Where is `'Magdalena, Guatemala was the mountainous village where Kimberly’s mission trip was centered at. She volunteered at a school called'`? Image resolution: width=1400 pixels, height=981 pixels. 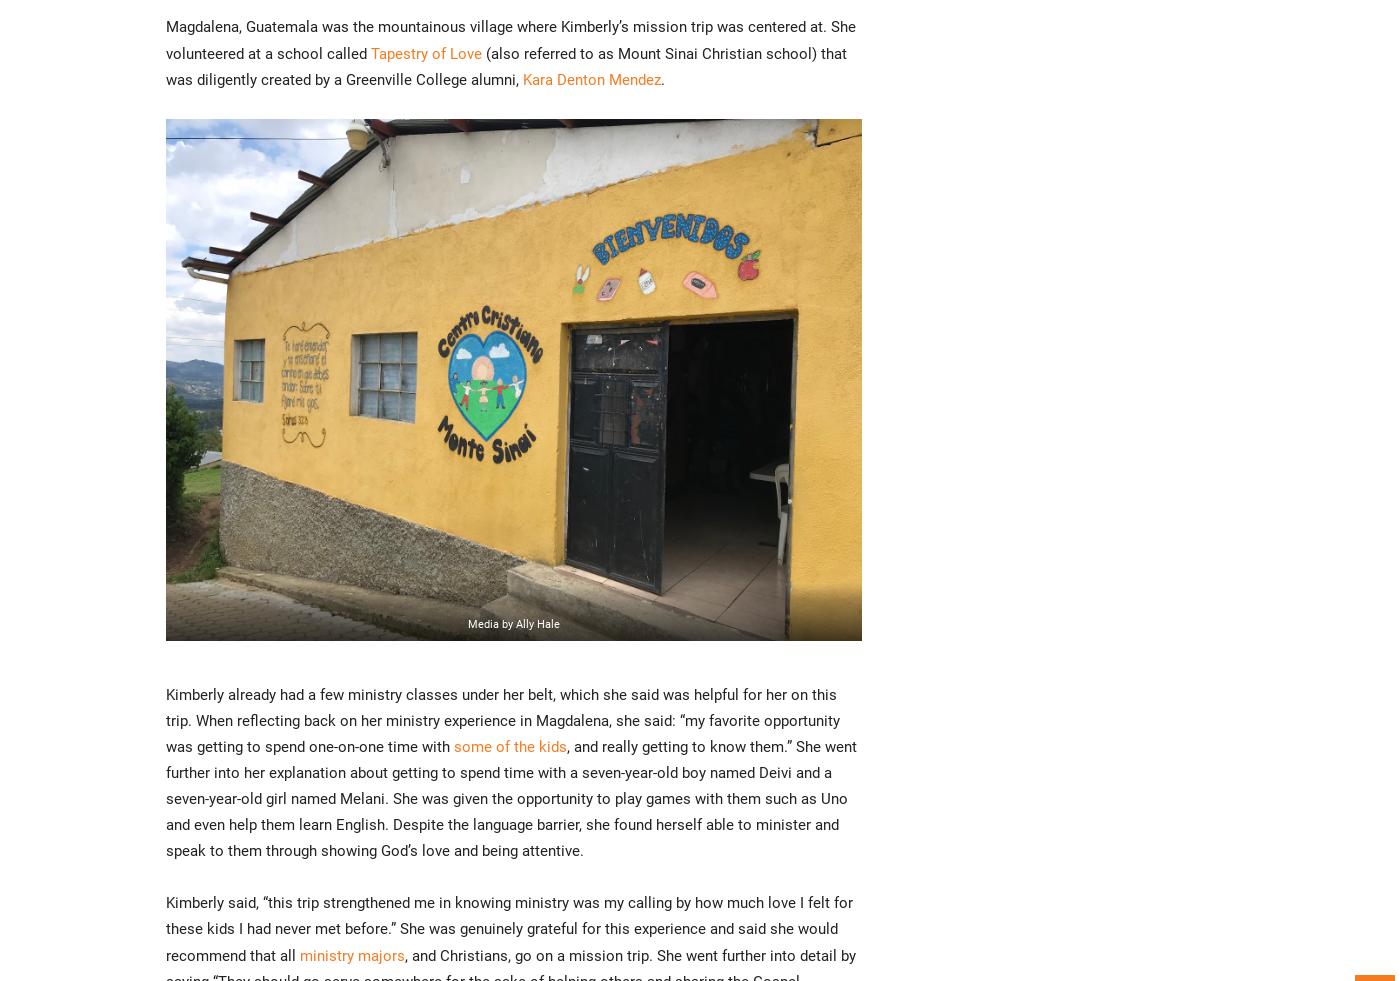
'Magdalena, Guatemala was the mountainous village where Kimberly’s mission trip was centered at. She volunteered at a school called' is located at coordinates (511, 39).